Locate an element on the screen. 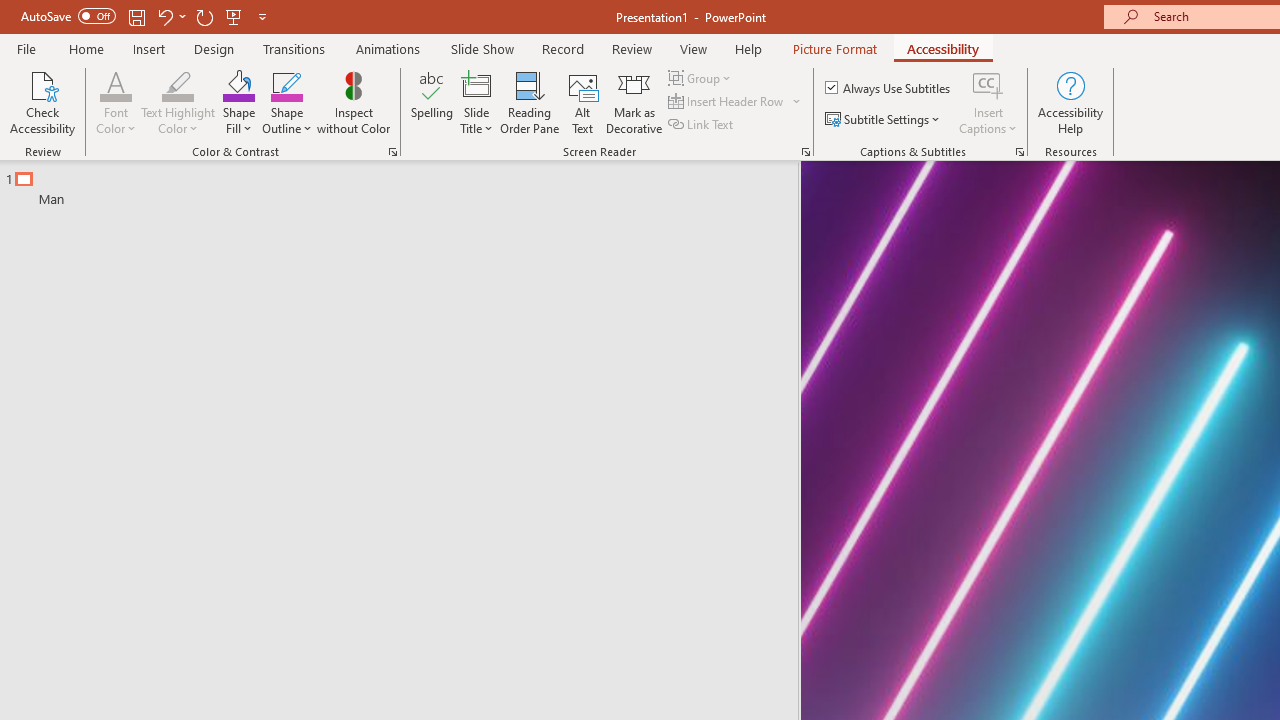 The width and height of the screenshot is (1280, 720). 'Transitions' is located at coordinates (294, 48).